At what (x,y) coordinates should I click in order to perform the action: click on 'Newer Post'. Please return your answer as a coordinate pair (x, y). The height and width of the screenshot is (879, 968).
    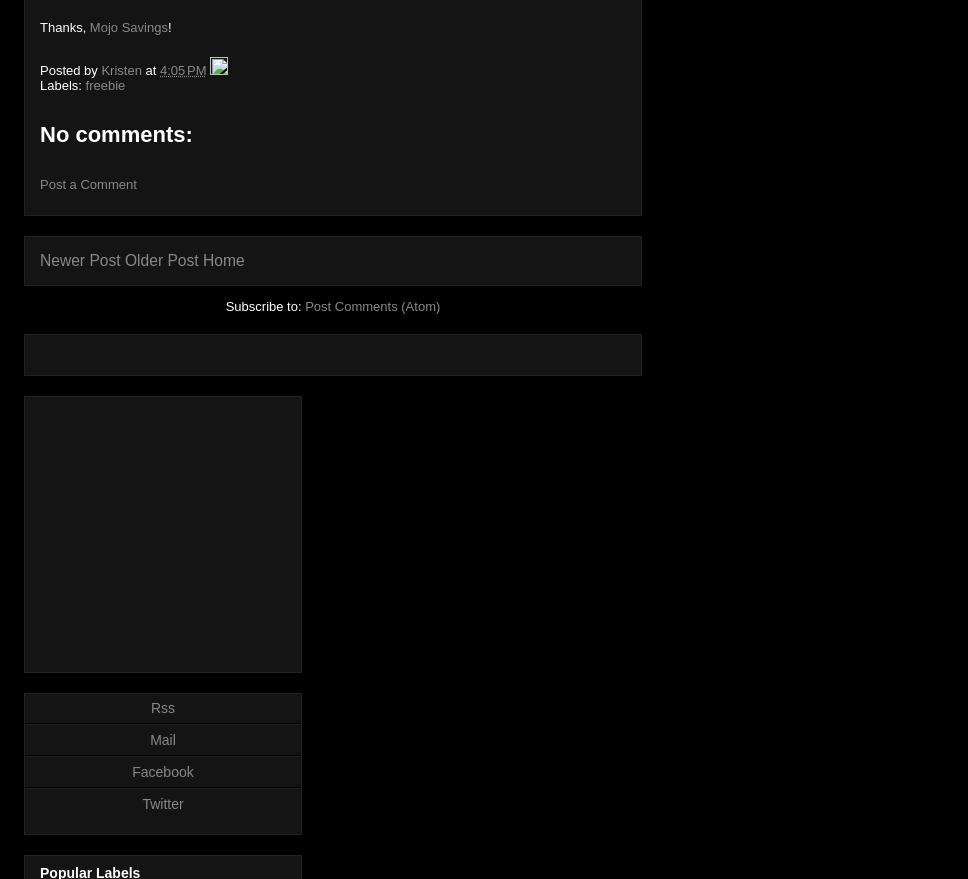
    Looking at the image, I should click on (78, 259).